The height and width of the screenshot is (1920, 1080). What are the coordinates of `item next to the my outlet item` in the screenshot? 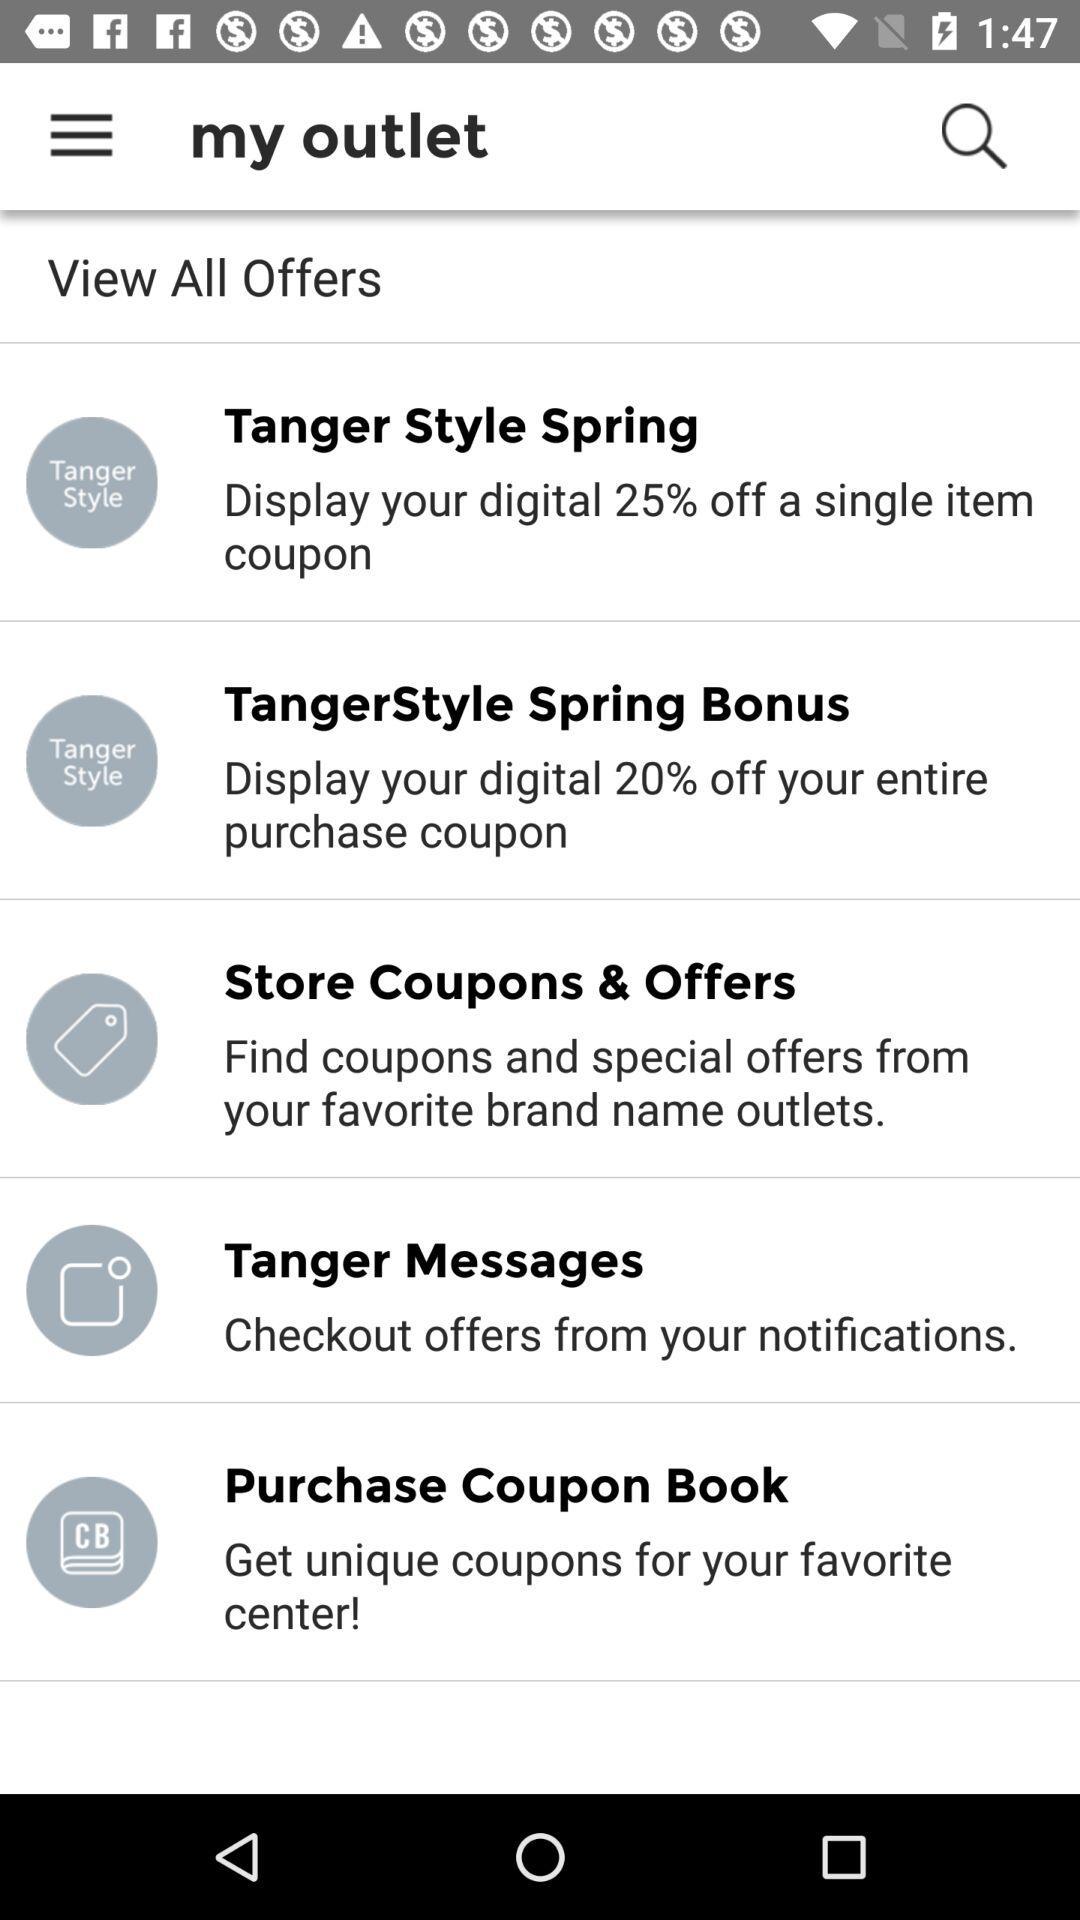 It's located at (80, 135).